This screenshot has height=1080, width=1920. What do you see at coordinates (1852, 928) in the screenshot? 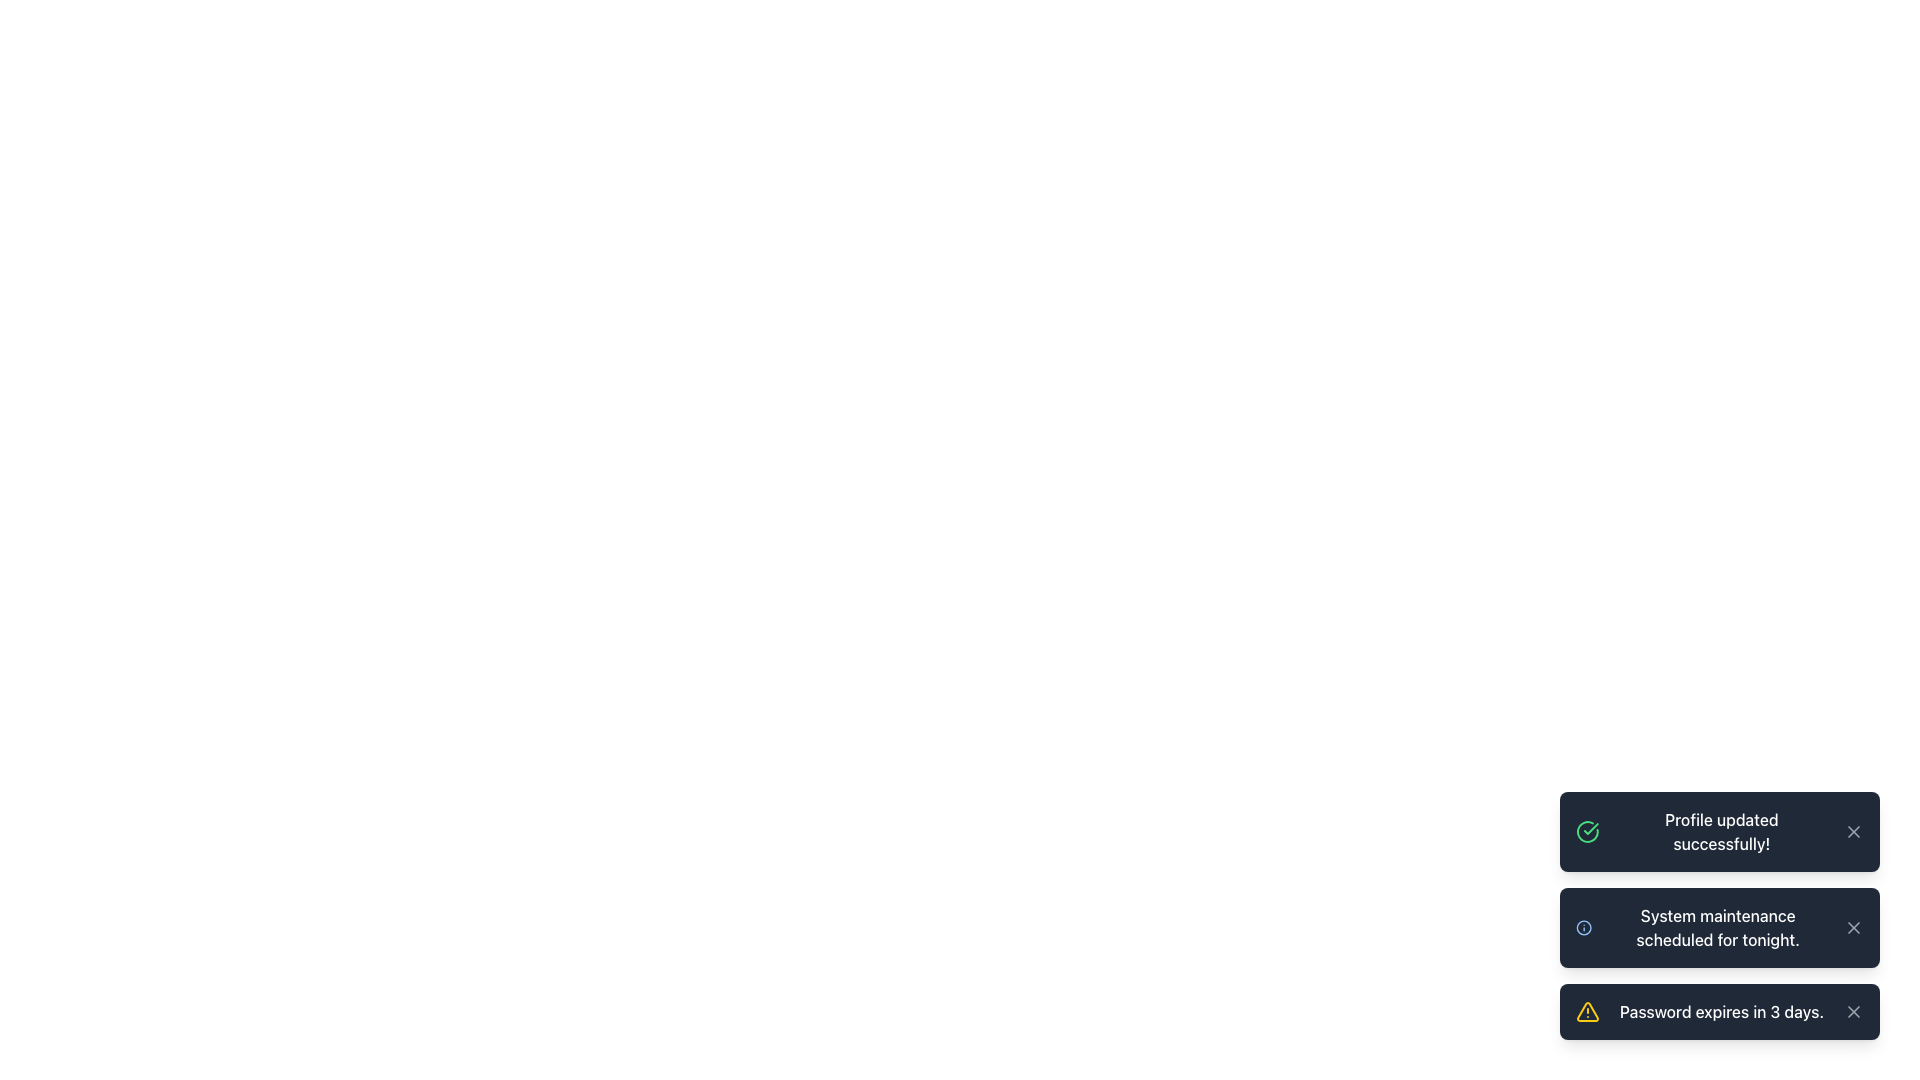
I see `the close (X) button in the top-right corner of the notification card` at bounding box center [1852, 928].